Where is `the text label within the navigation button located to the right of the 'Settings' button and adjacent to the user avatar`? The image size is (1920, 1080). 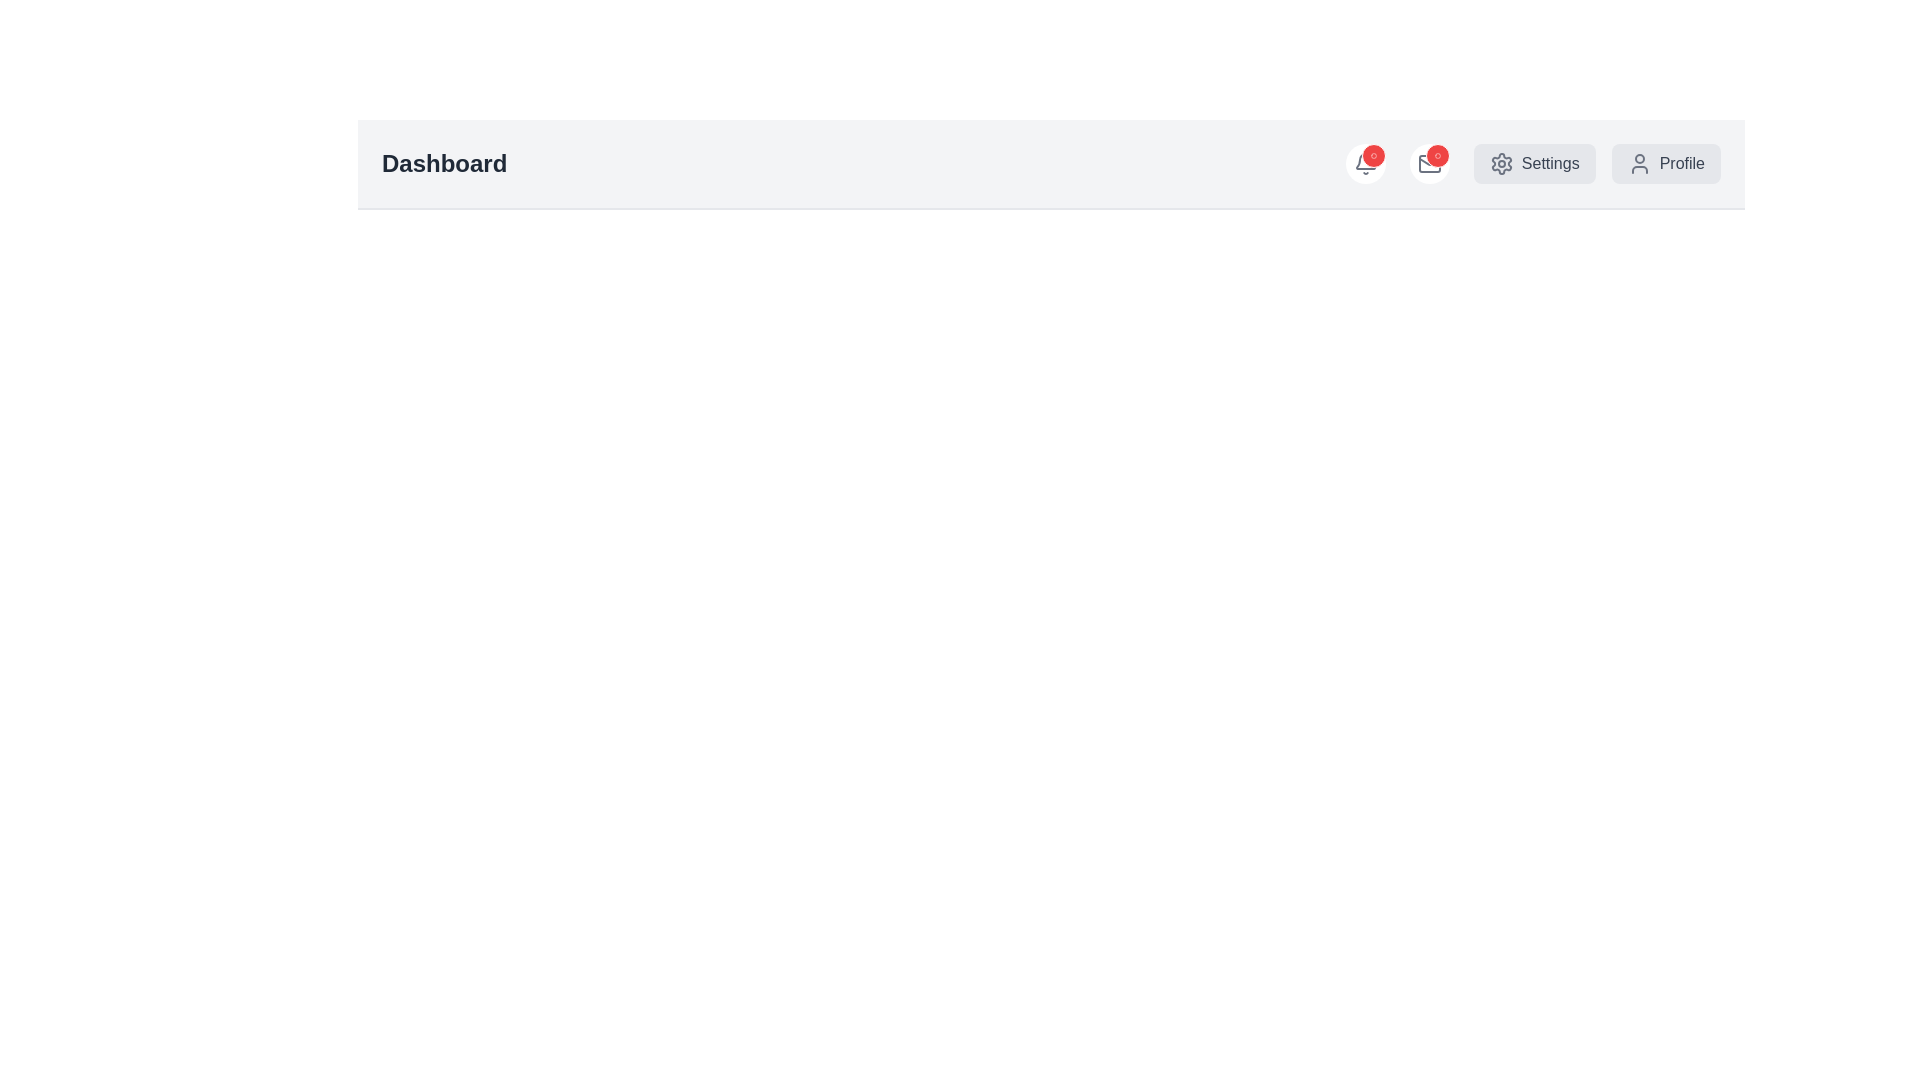
the text label within the navigation button located to the right of the 'Settings' button and adjacent to the user avatar is located at coordinates (1681, 163).